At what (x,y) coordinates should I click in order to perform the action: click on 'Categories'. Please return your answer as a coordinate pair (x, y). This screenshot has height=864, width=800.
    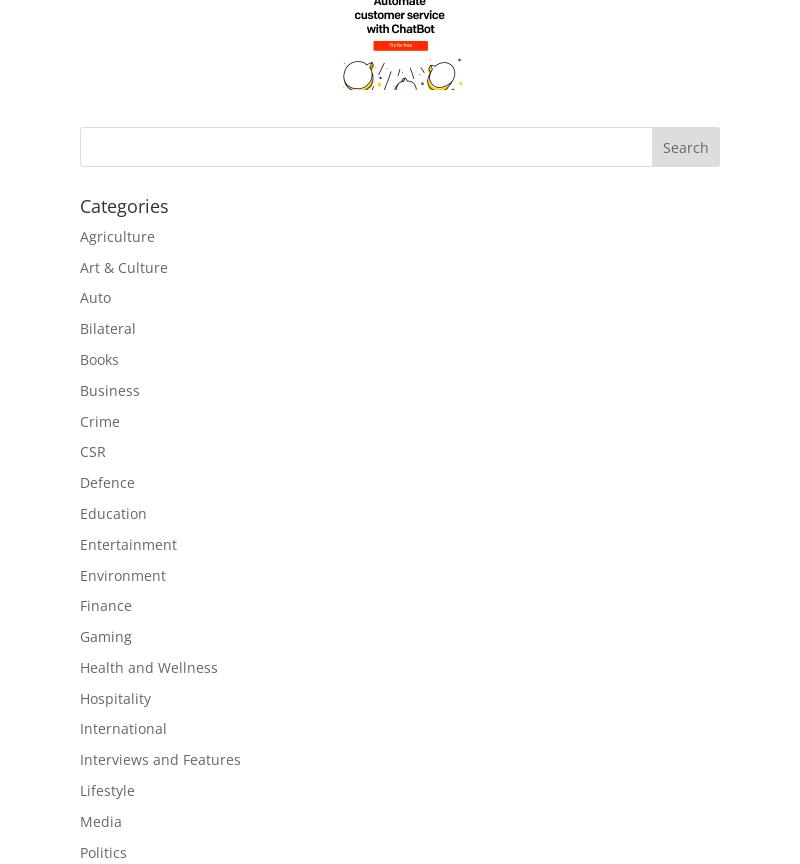
    Looking at the image, I should click on (123, 204).